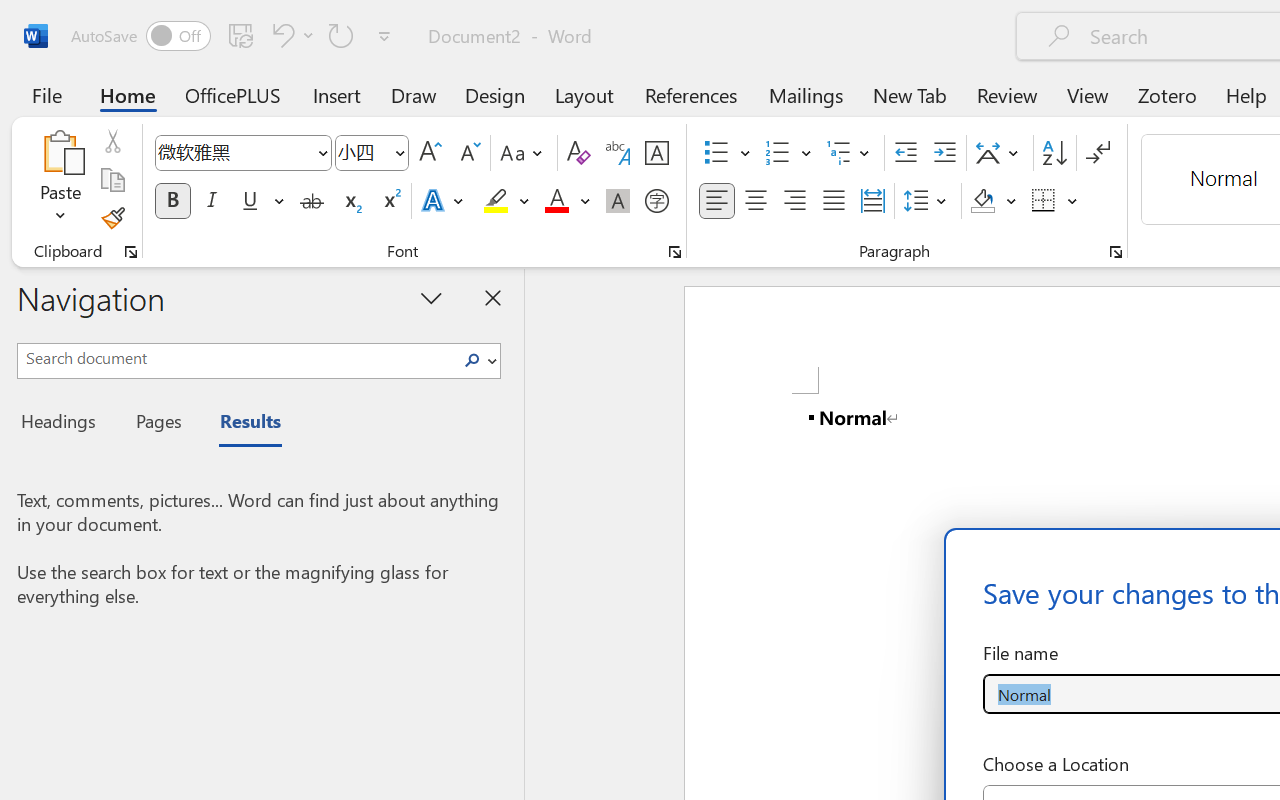  Describe the element at coordinates (777, 153) in the screenshot. I see `'Numbering'` at that location.